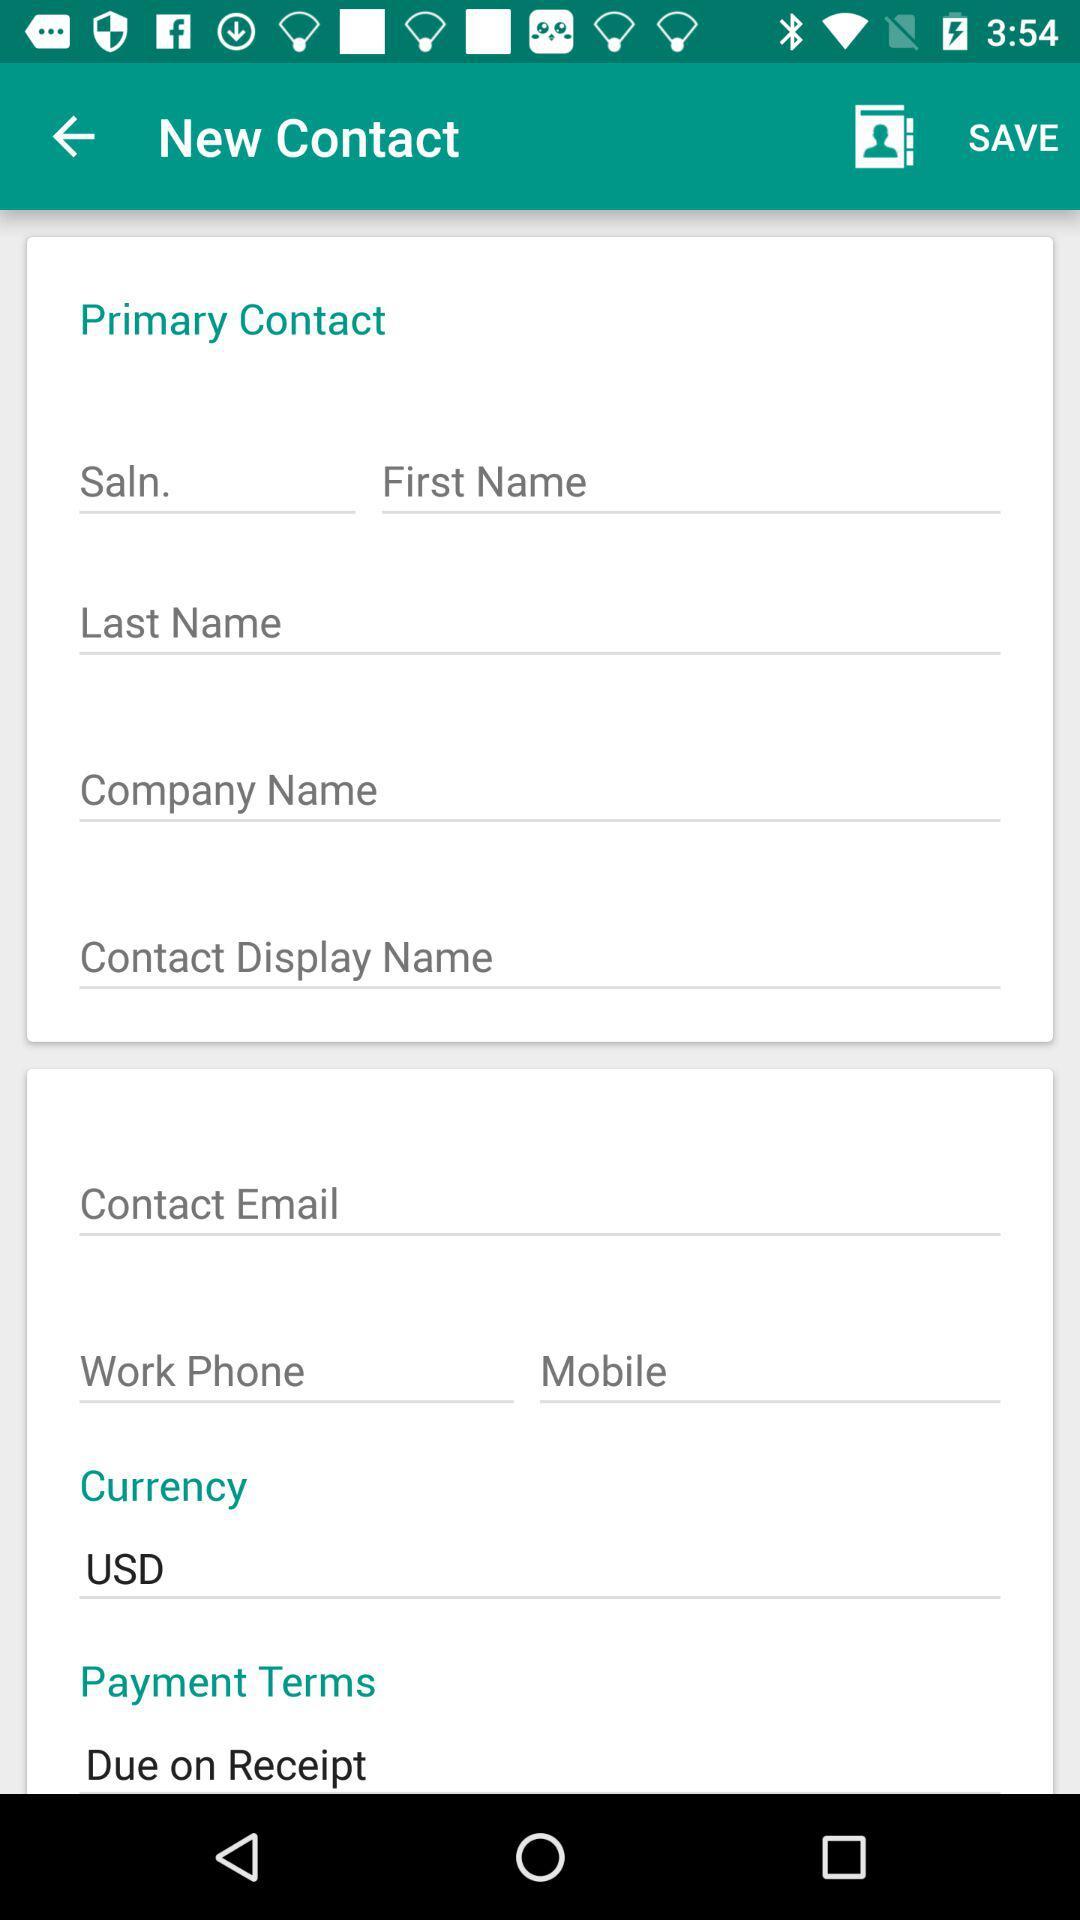 This screenshot has height=1920, width=1080. I want to click on icon to the right of new contact icon, so click(883, 135).